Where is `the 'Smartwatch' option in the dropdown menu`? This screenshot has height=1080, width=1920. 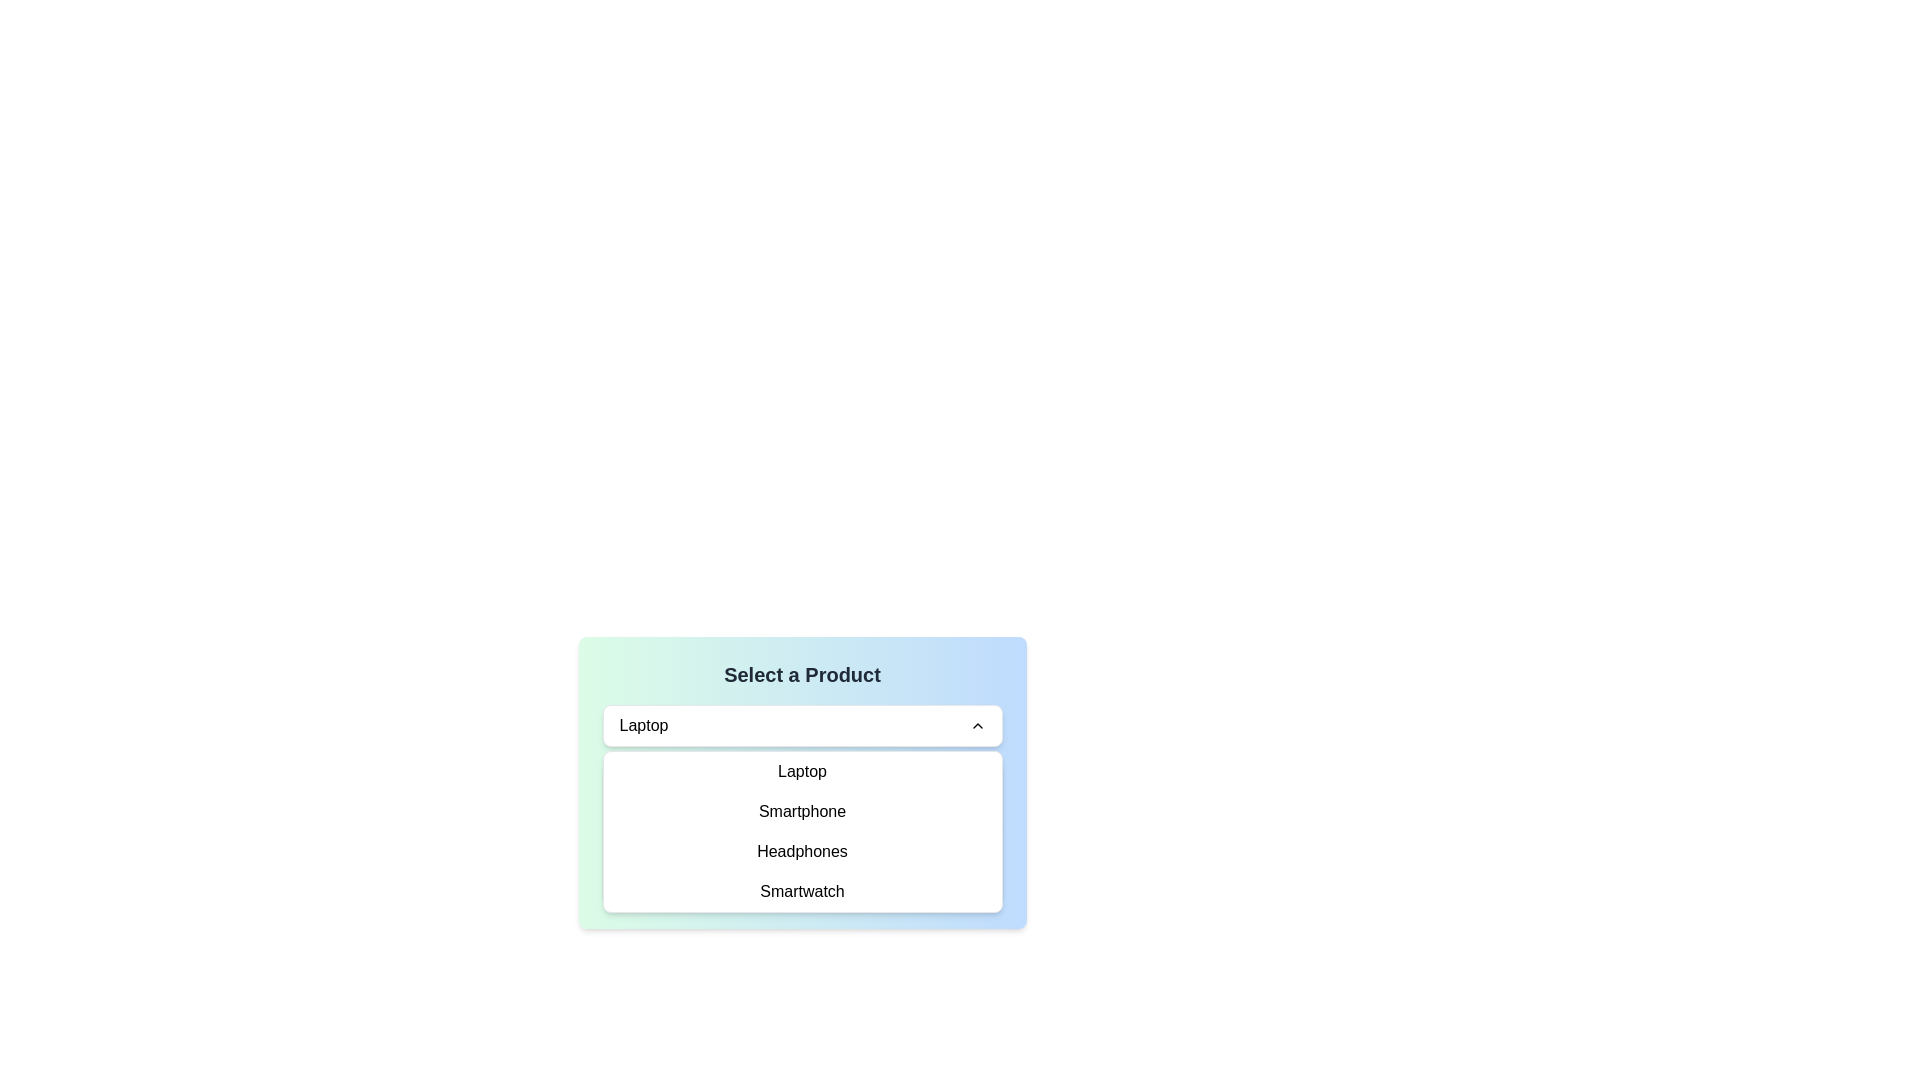
the 'Smartwatch' option in the dropdown menu is located at coordinates (802, 890).